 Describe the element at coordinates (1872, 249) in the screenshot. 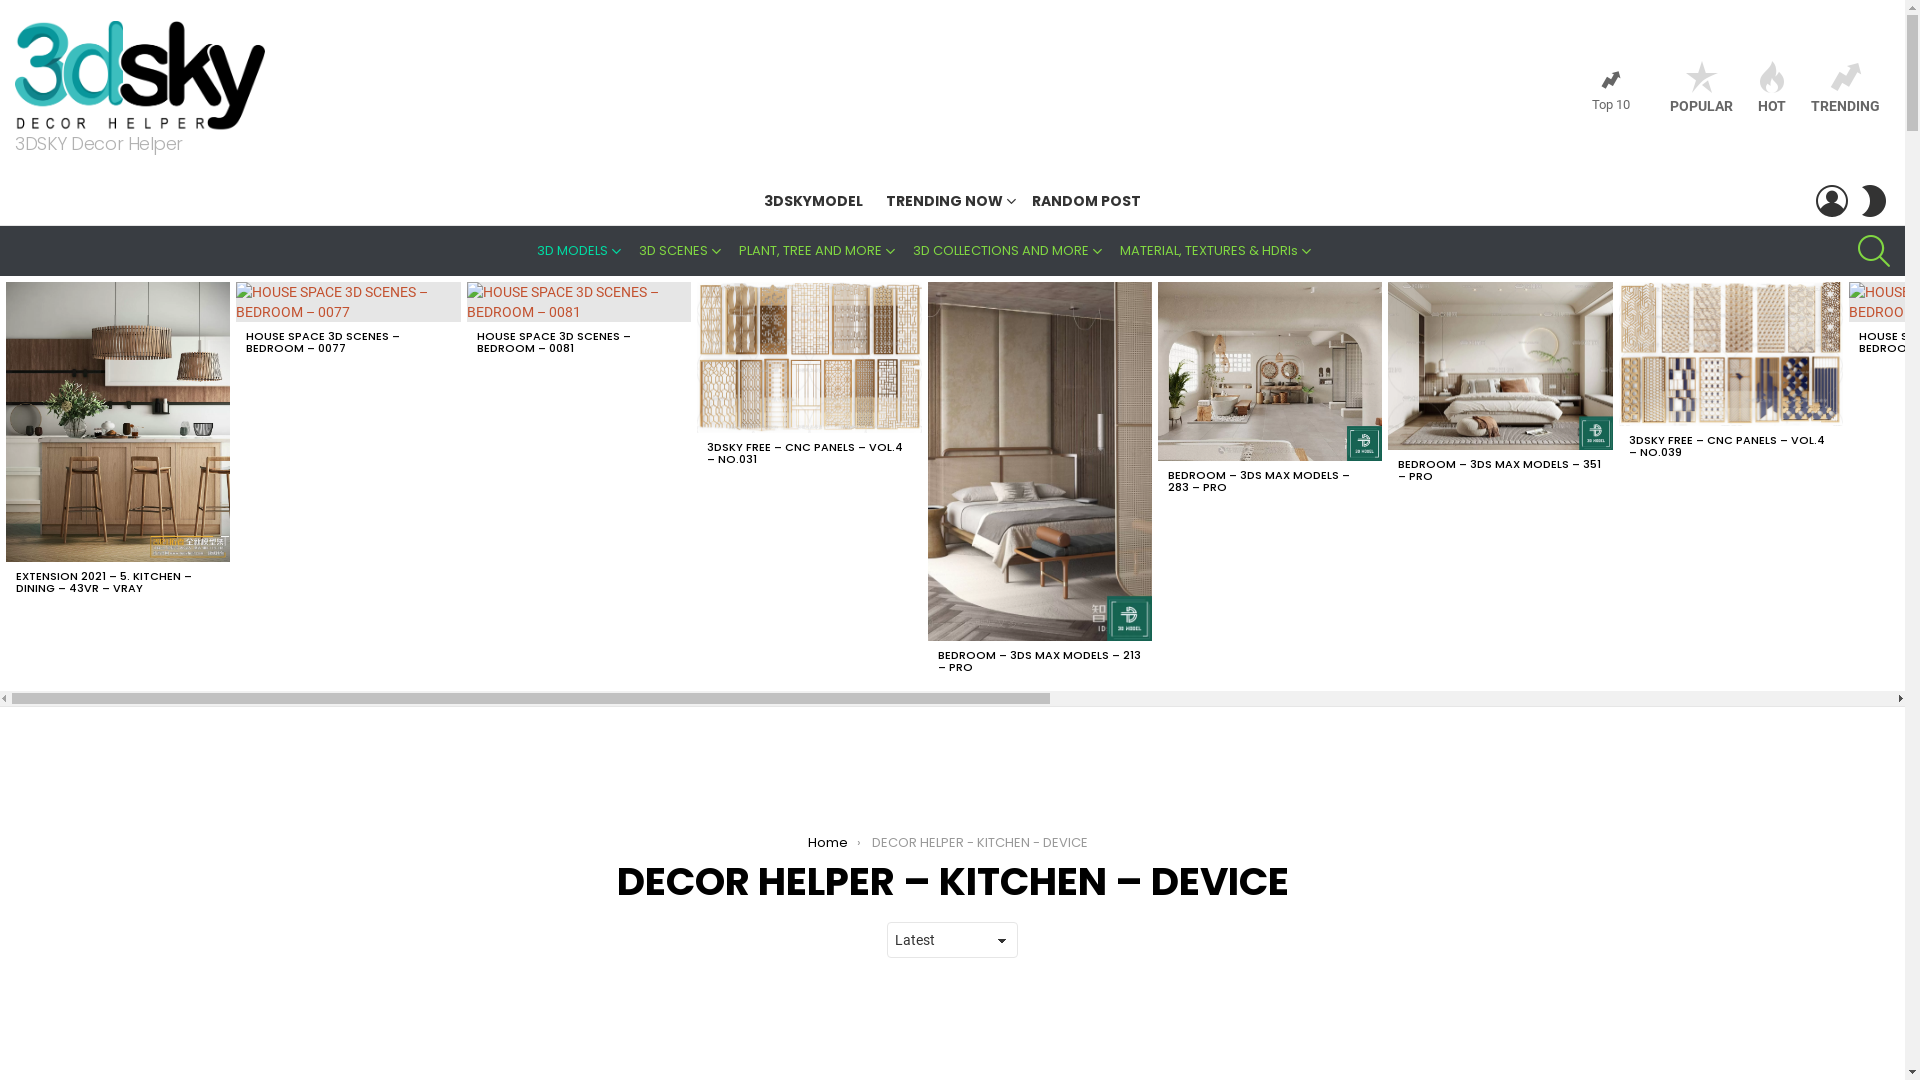

I see `'SEARCH'` at that location.